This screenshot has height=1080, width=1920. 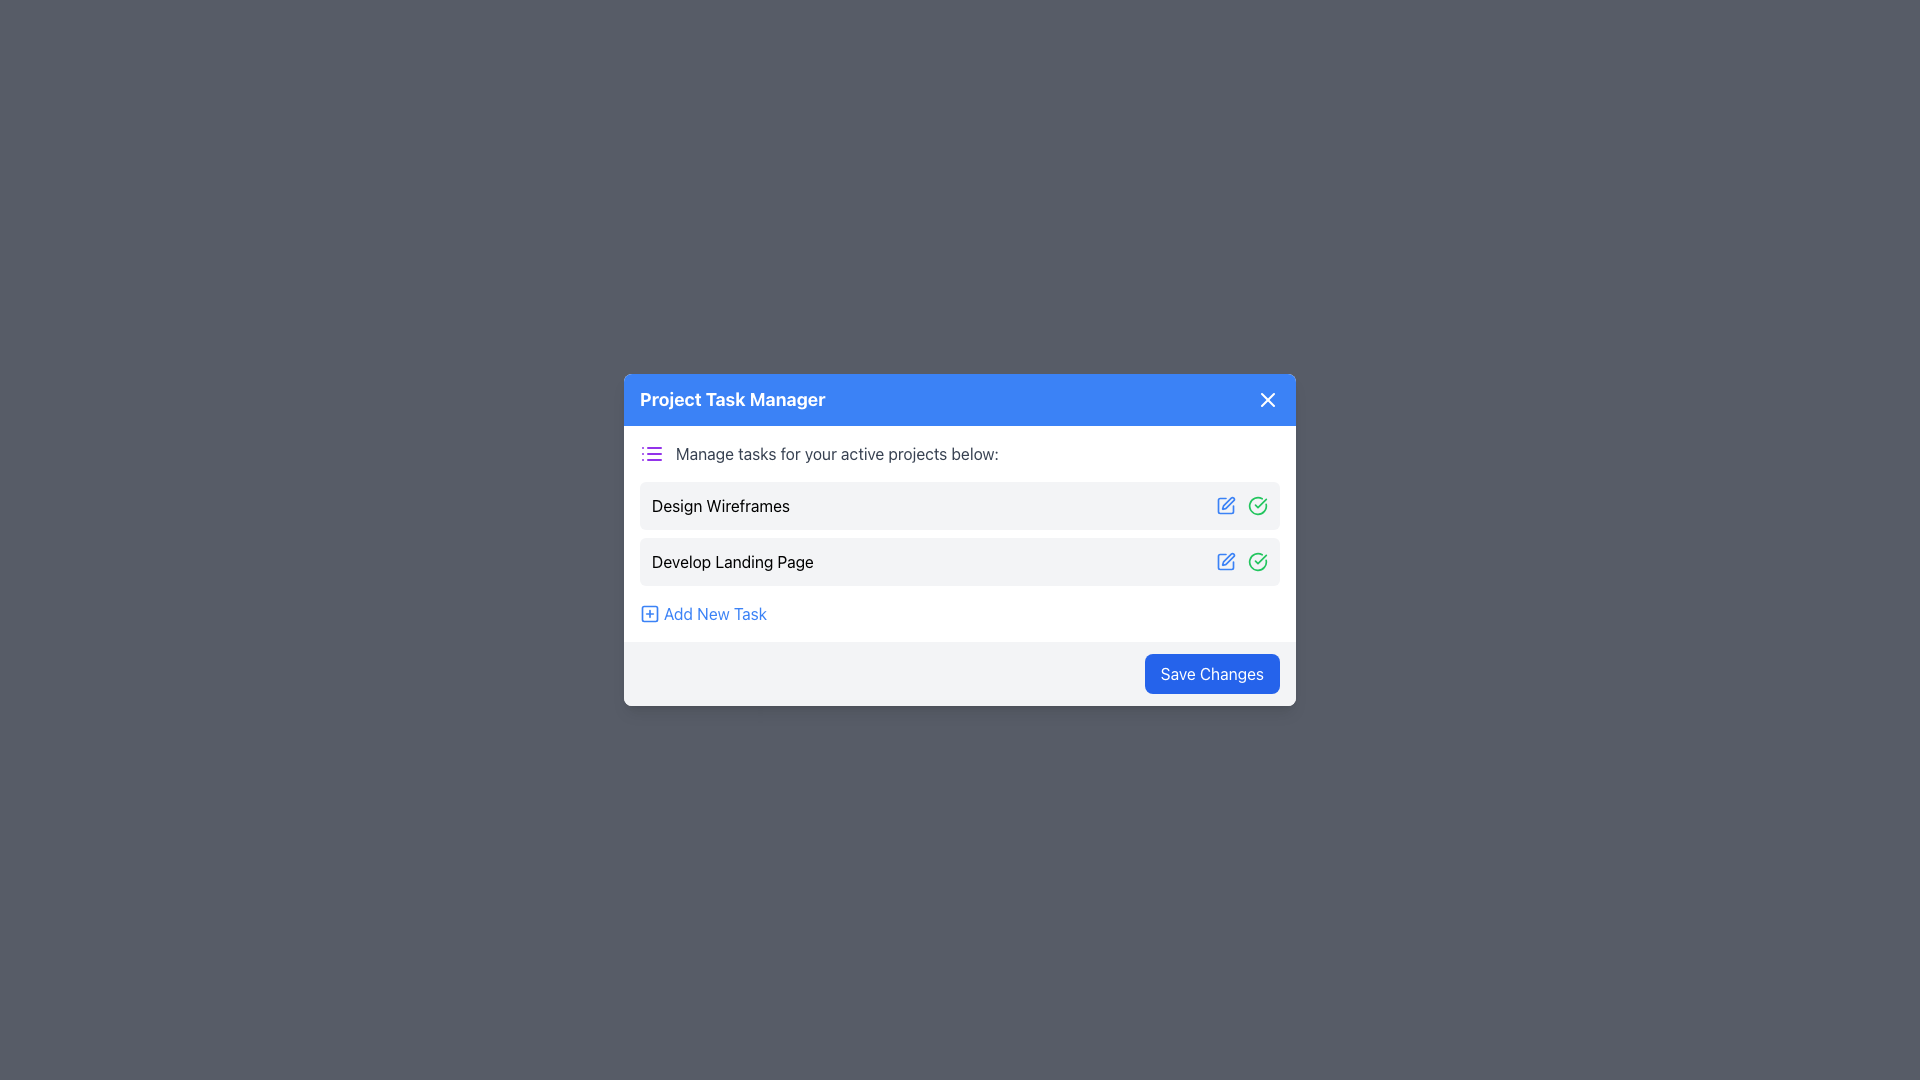 What do you see at coordinates (715, 612) in the screenshot?
I see `the button located at the bottom-left corner of the task listing area in the 'Project Task Manager' modal` at bounding box center [715, 612].